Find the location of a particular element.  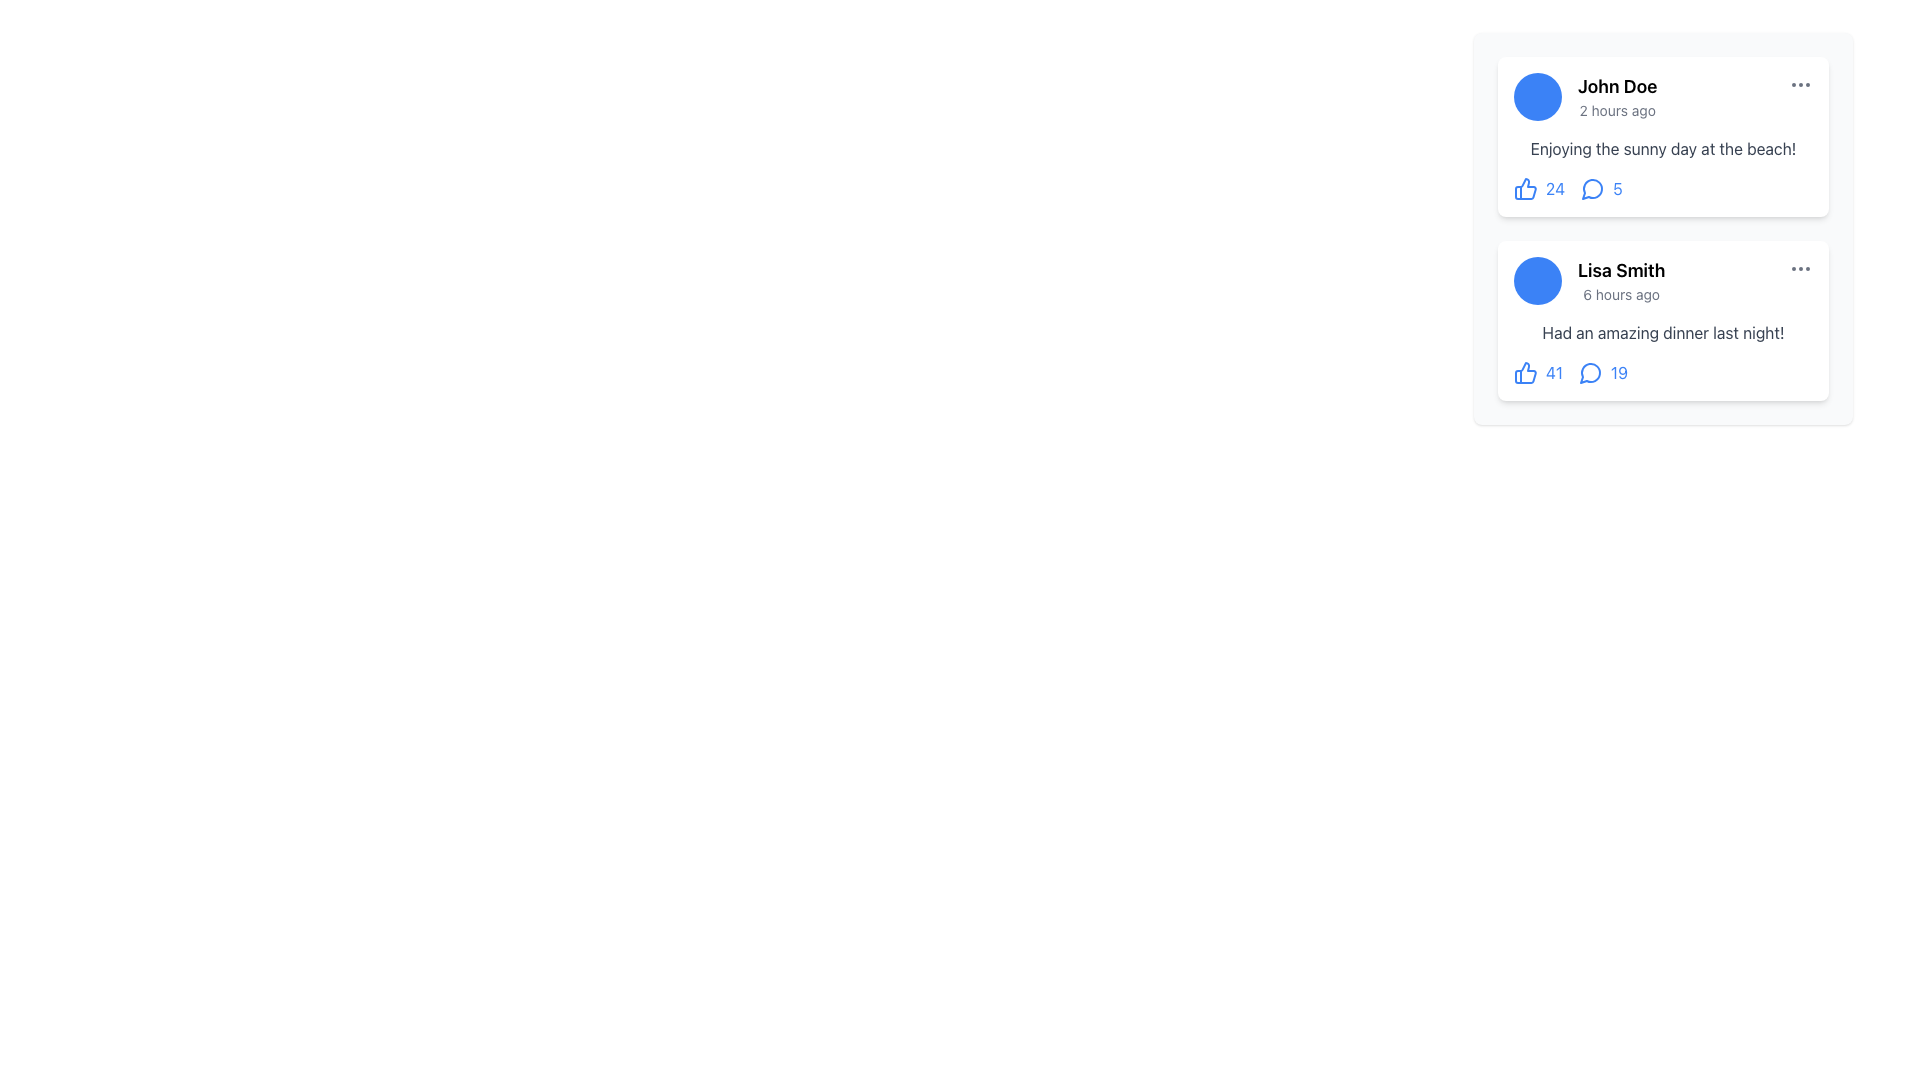

the text element displaying the user's post content, located below the username 'John Doe' and above the reaction section is located at coordinates (1663, 148).